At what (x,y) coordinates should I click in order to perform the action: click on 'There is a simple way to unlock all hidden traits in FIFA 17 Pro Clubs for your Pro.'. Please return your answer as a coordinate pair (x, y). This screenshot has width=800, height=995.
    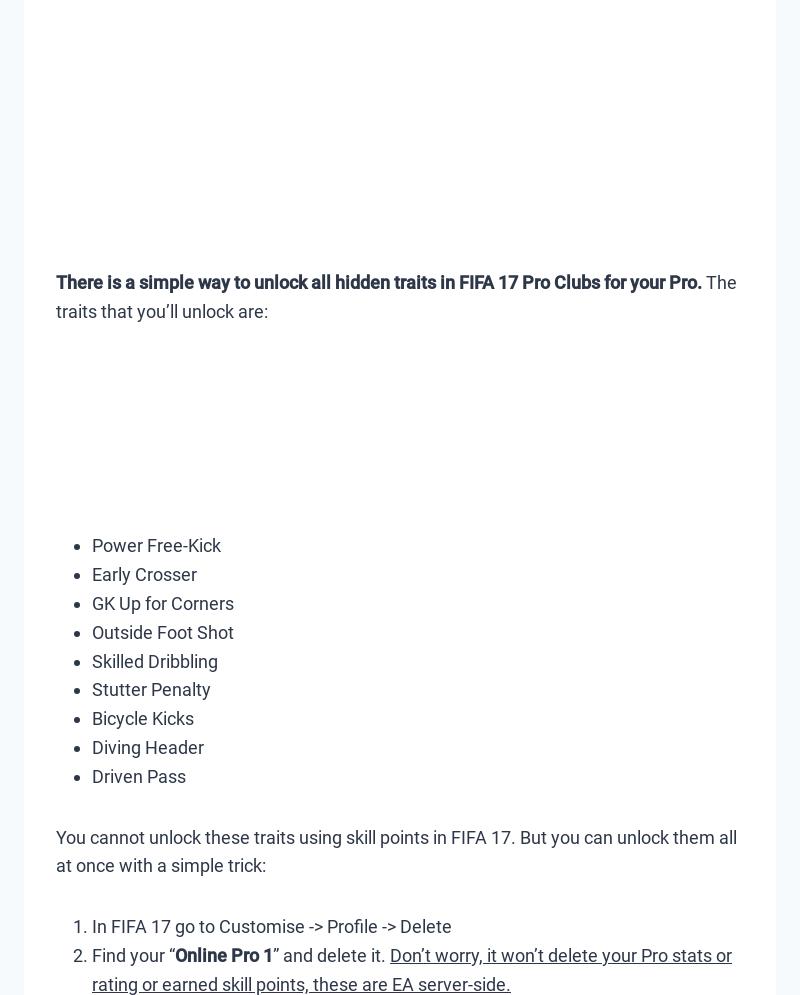
    Looking at the image, I should click on (378, 280).